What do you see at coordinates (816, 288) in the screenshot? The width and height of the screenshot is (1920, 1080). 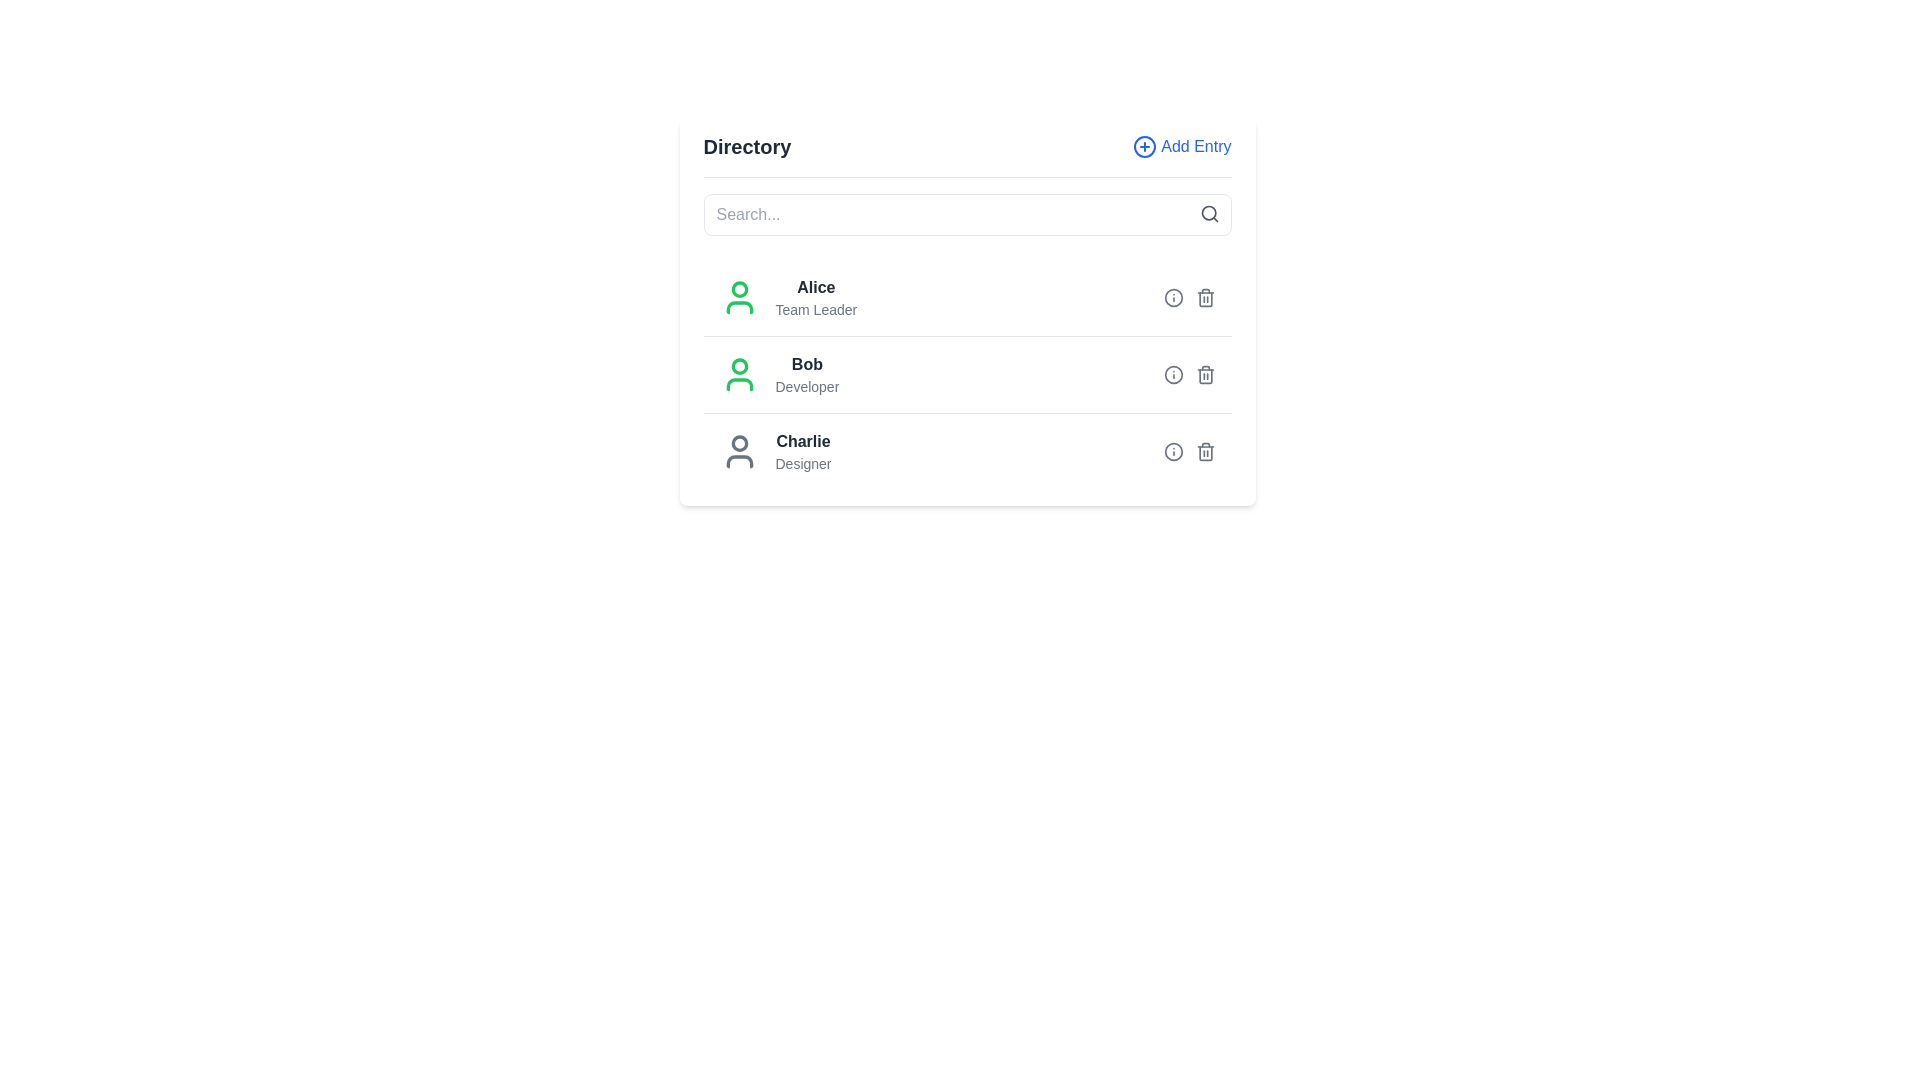 I see `the text label displaying the name 'Alice', which is bold and black, located next to a green user profile icon and above the smaller text 'Team Leader'` at bounding box center [816, 288].